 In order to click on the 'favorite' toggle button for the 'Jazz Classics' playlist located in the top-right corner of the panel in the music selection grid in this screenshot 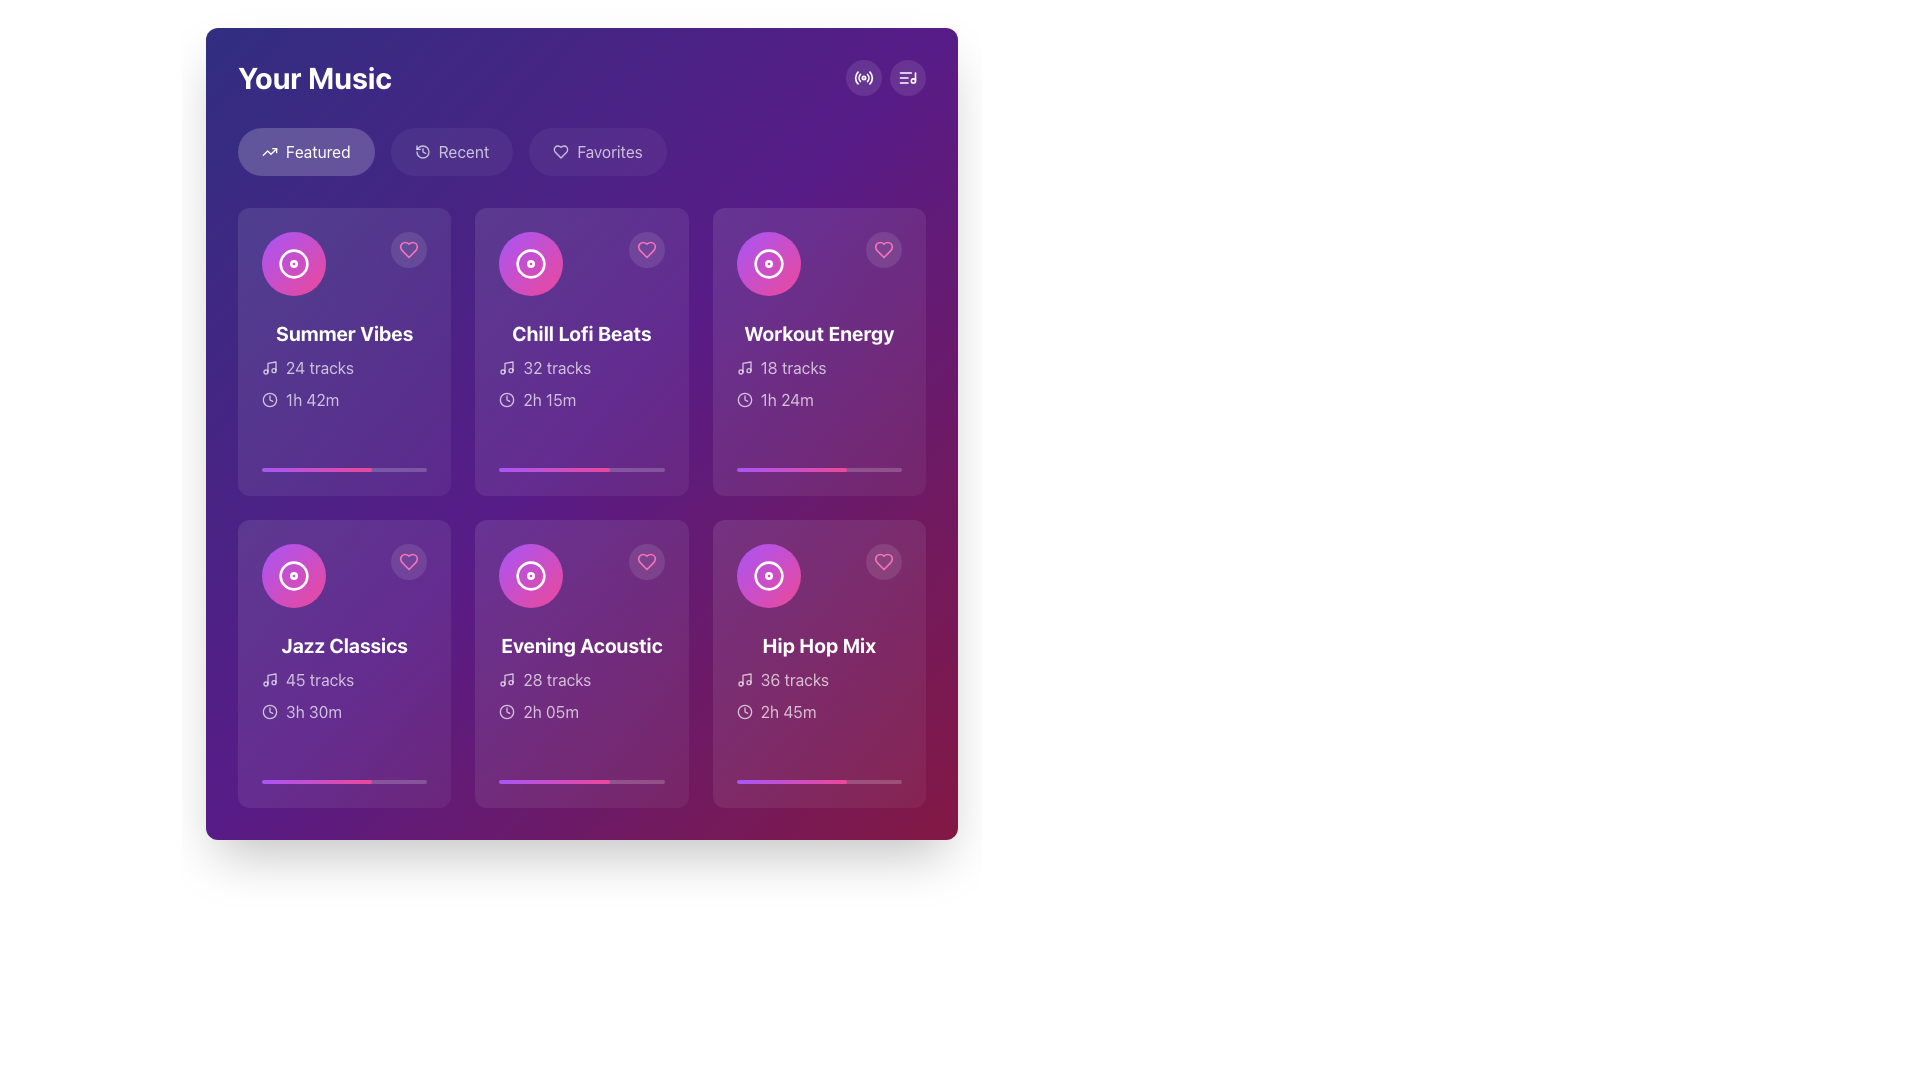, I will do `click(408, 562)`.